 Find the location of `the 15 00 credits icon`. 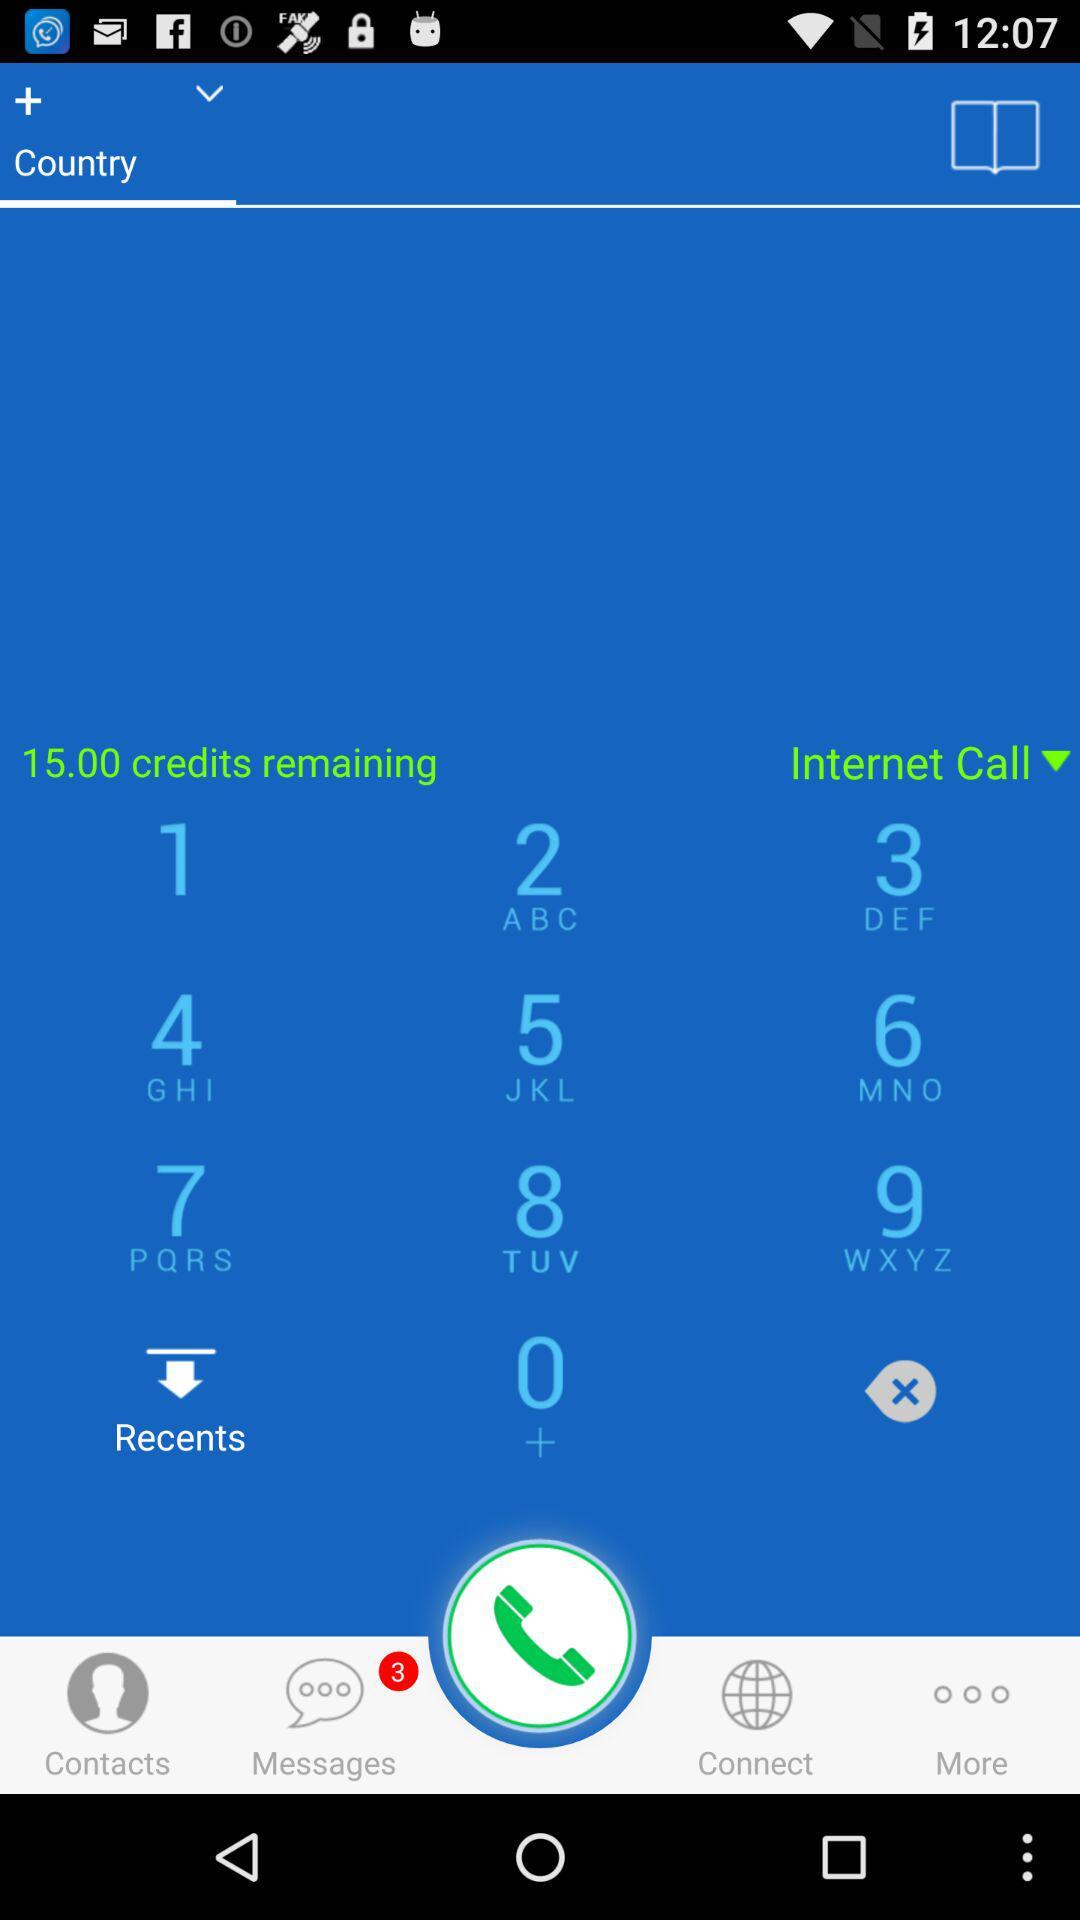

the 15 00 credits icon is located at coordinates (382, 760).